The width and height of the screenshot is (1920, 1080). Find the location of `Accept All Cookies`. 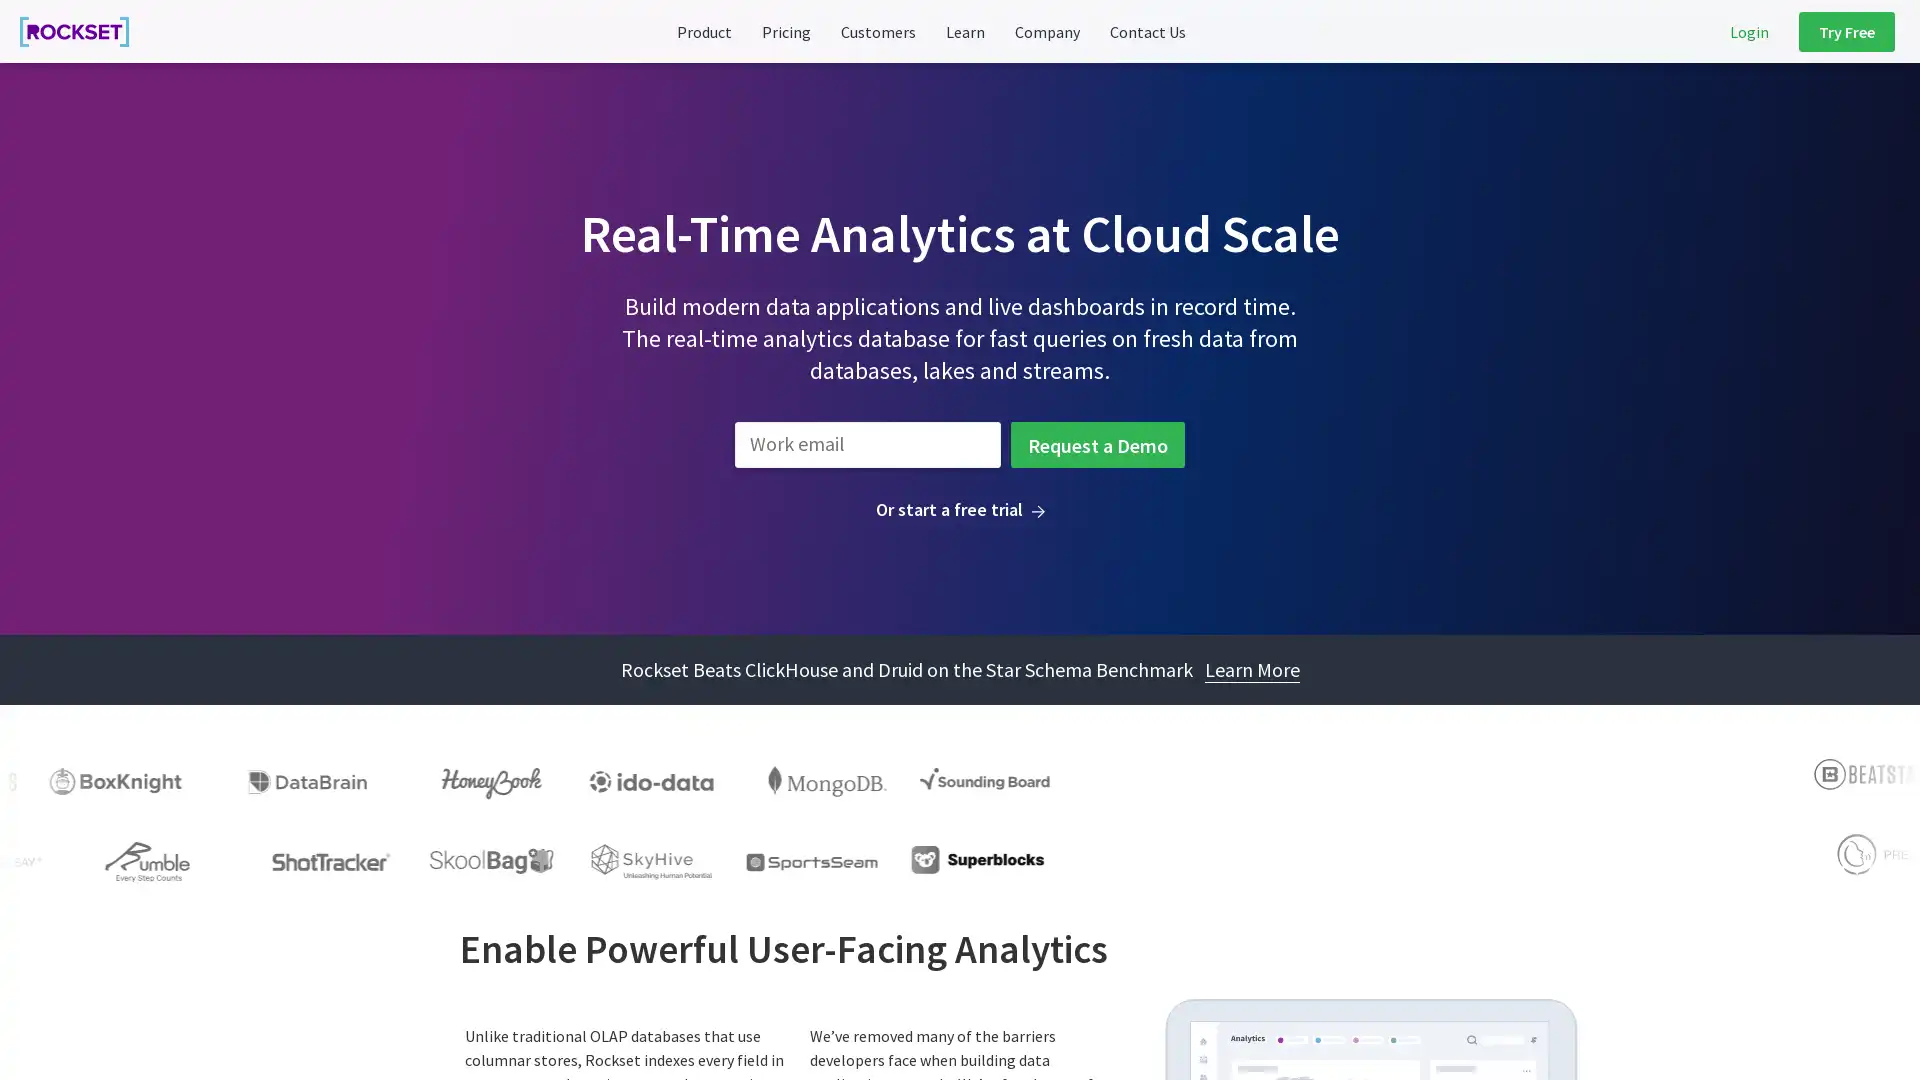

Accept All Cookies is located at coordinates (1540, 1041).